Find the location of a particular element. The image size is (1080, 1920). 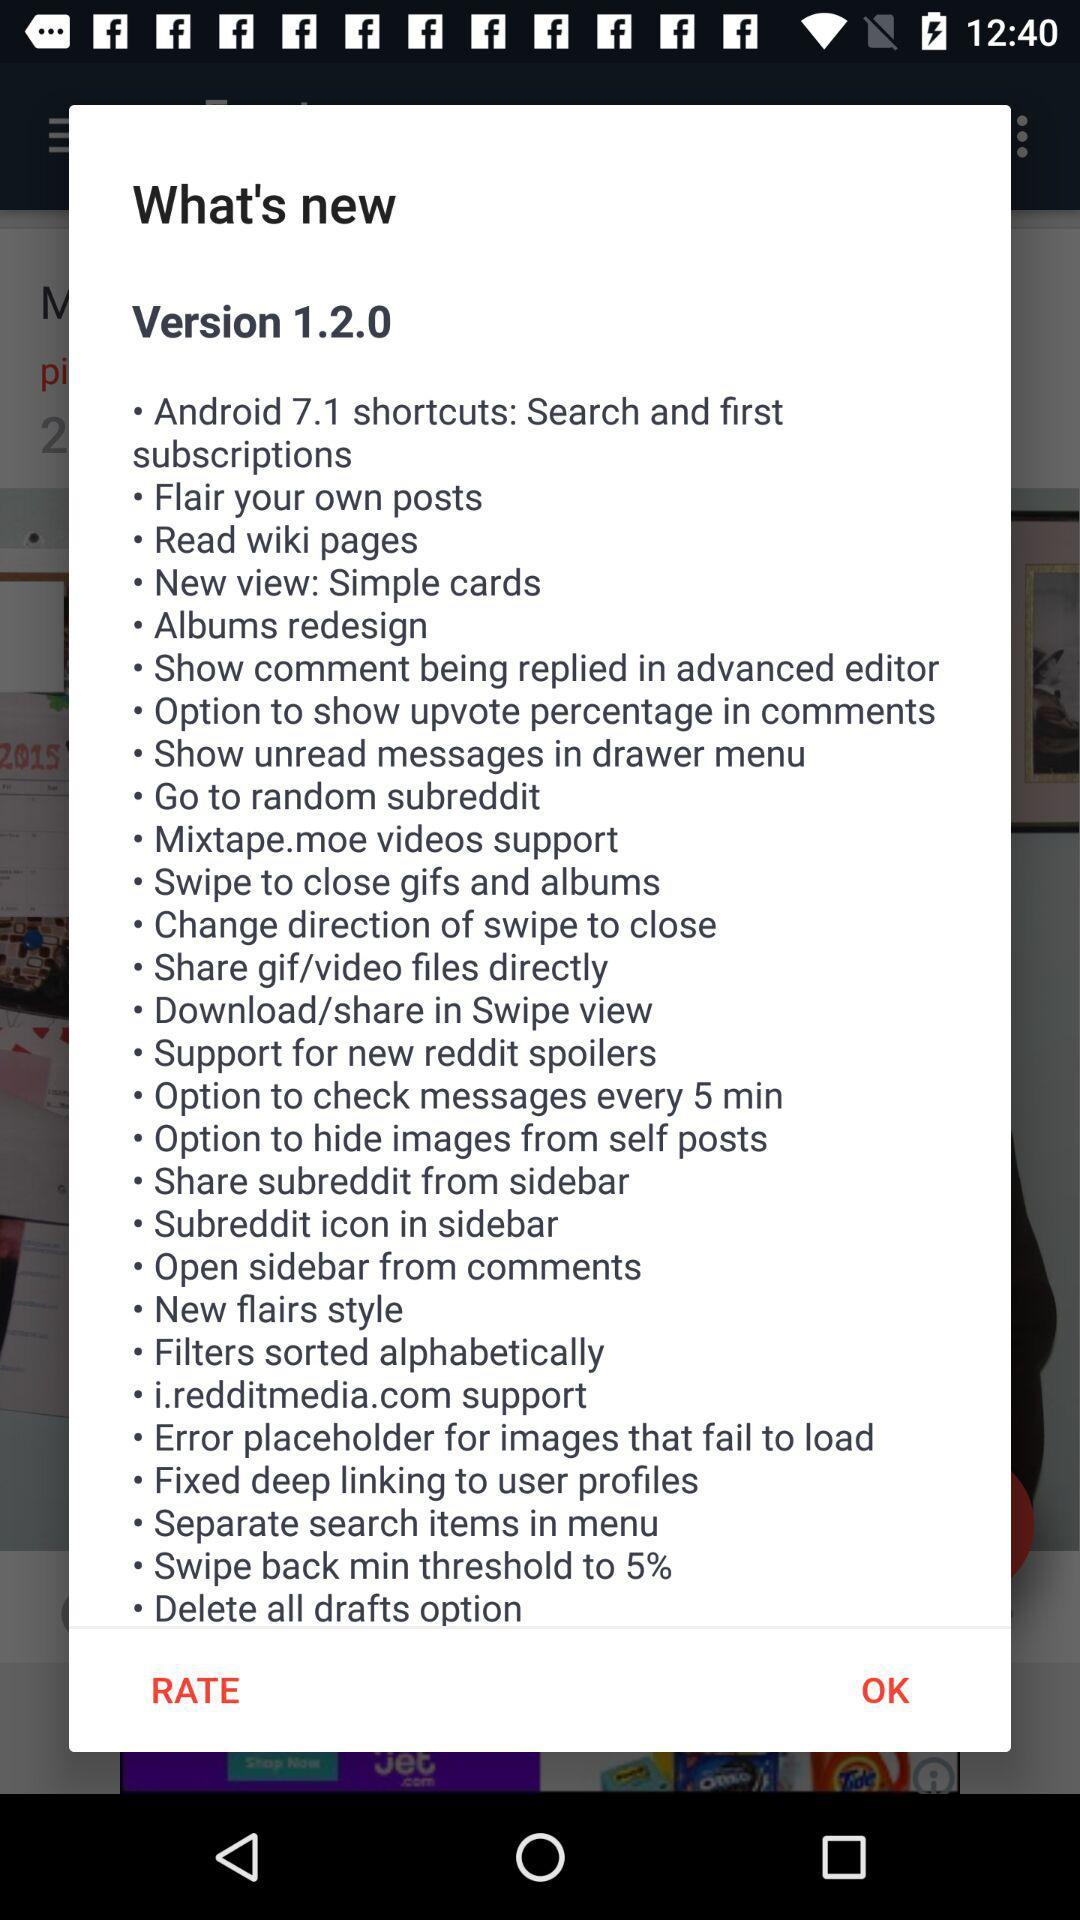

rate icon is located at coordinates (195, 1688).